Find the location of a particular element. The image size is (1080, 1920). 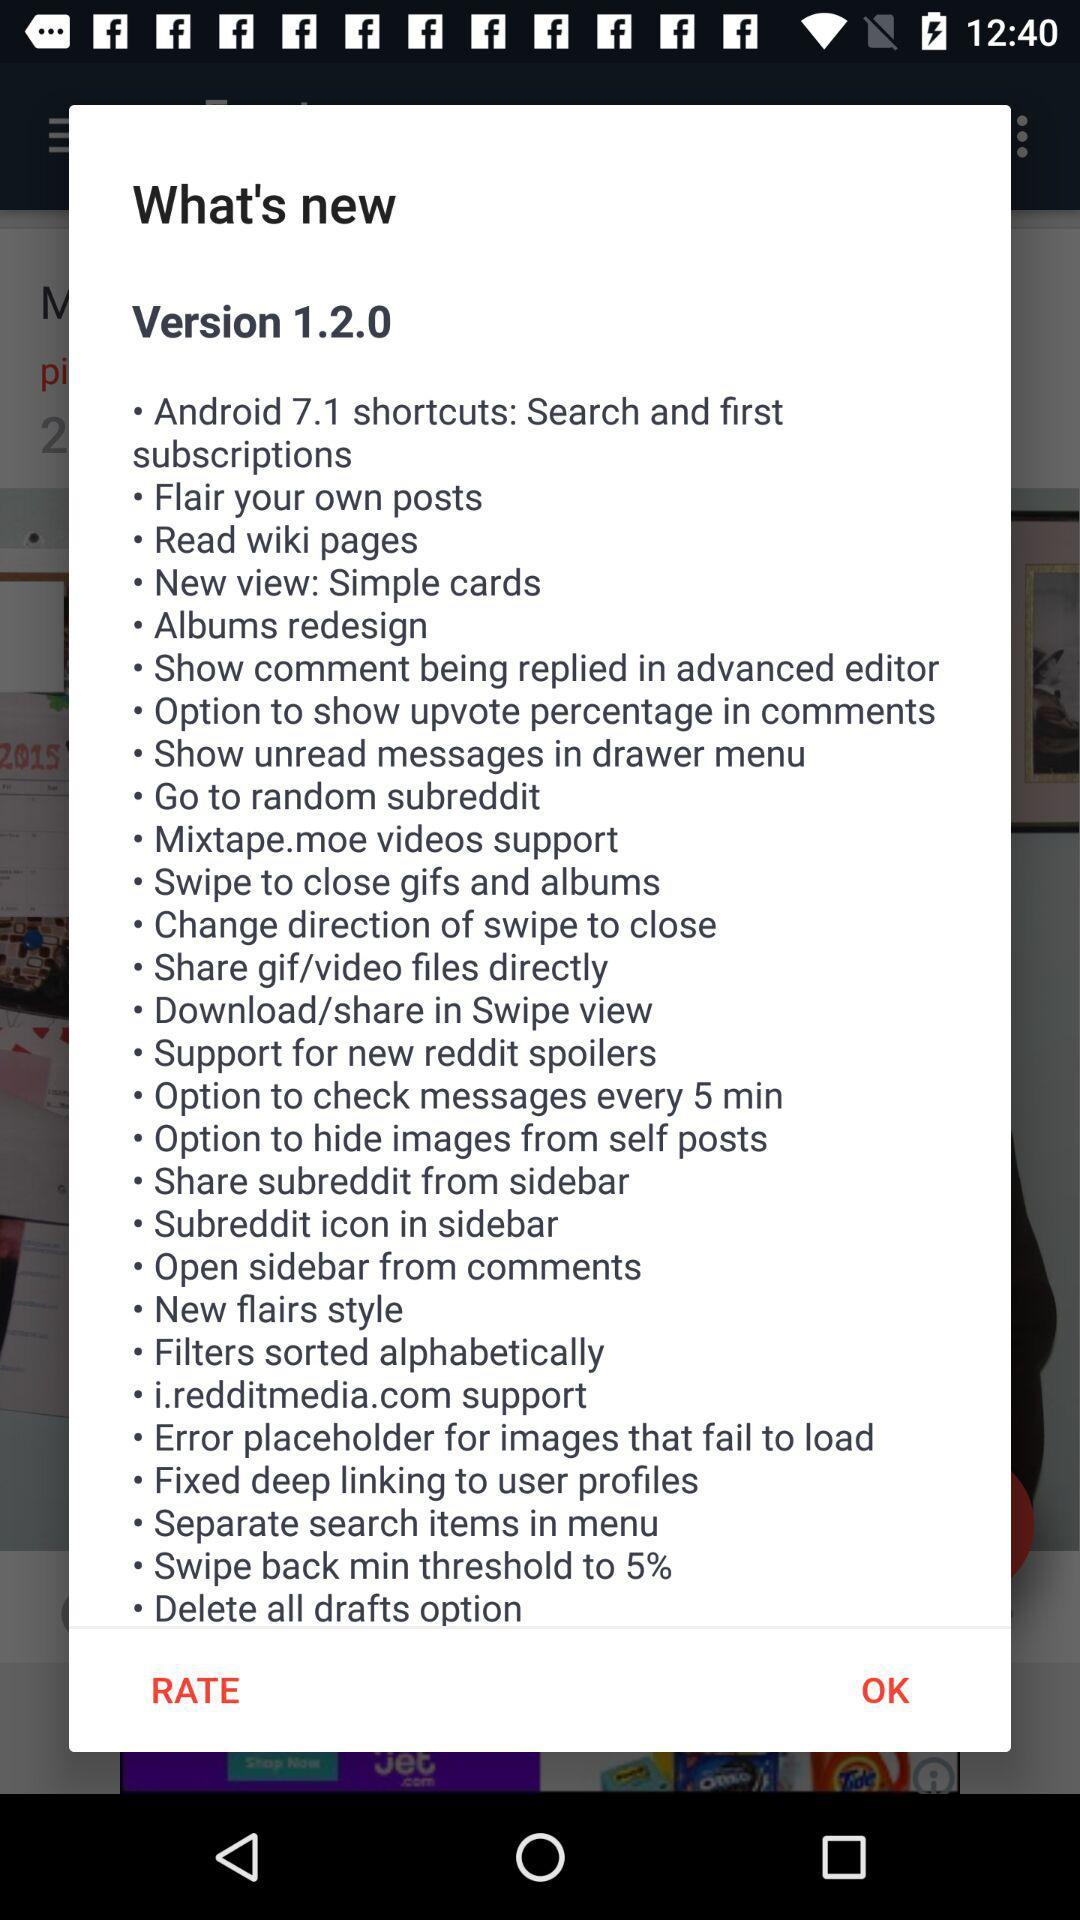

rate icon is located at coordinates (195, 1688).